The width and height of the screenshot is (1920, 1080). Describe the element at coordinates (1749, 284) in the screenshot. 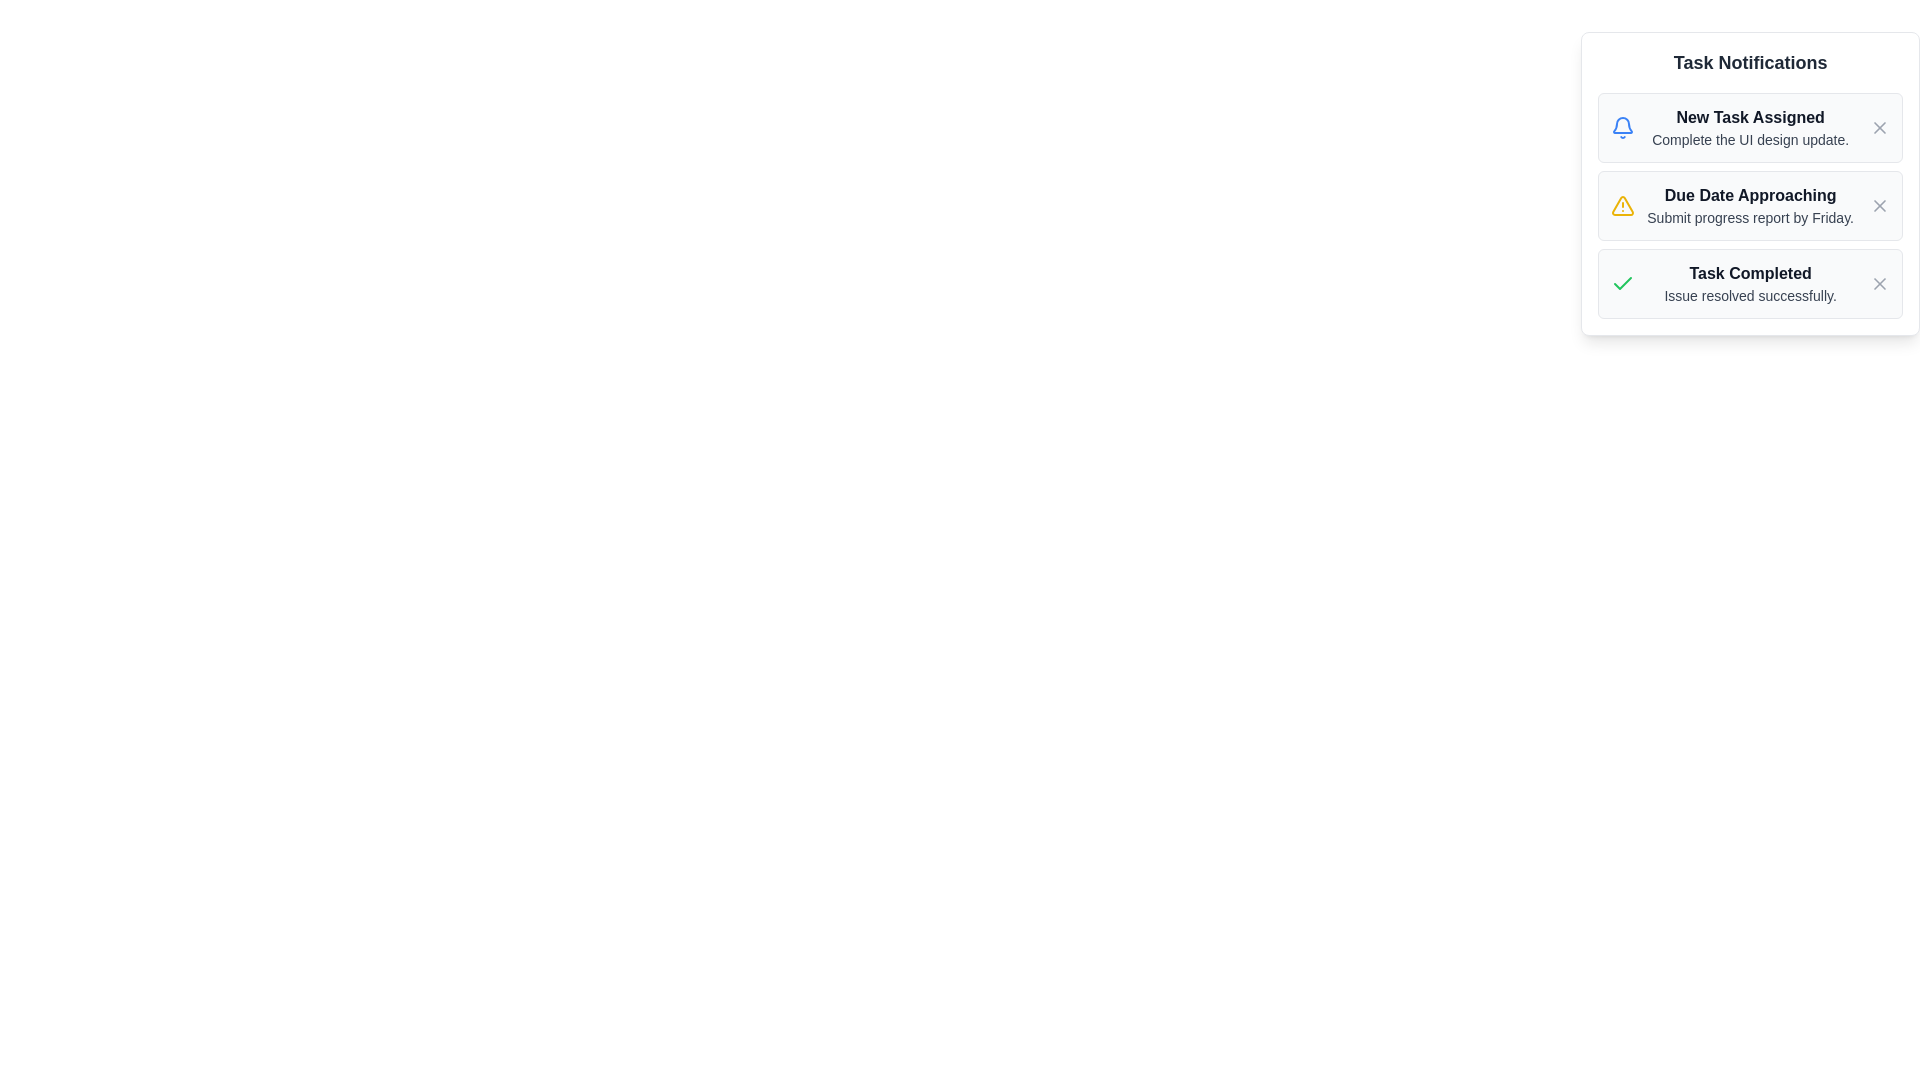

I see `the Notification card that indicates the successful completion of a task, which is the third notification in the list` at that location.